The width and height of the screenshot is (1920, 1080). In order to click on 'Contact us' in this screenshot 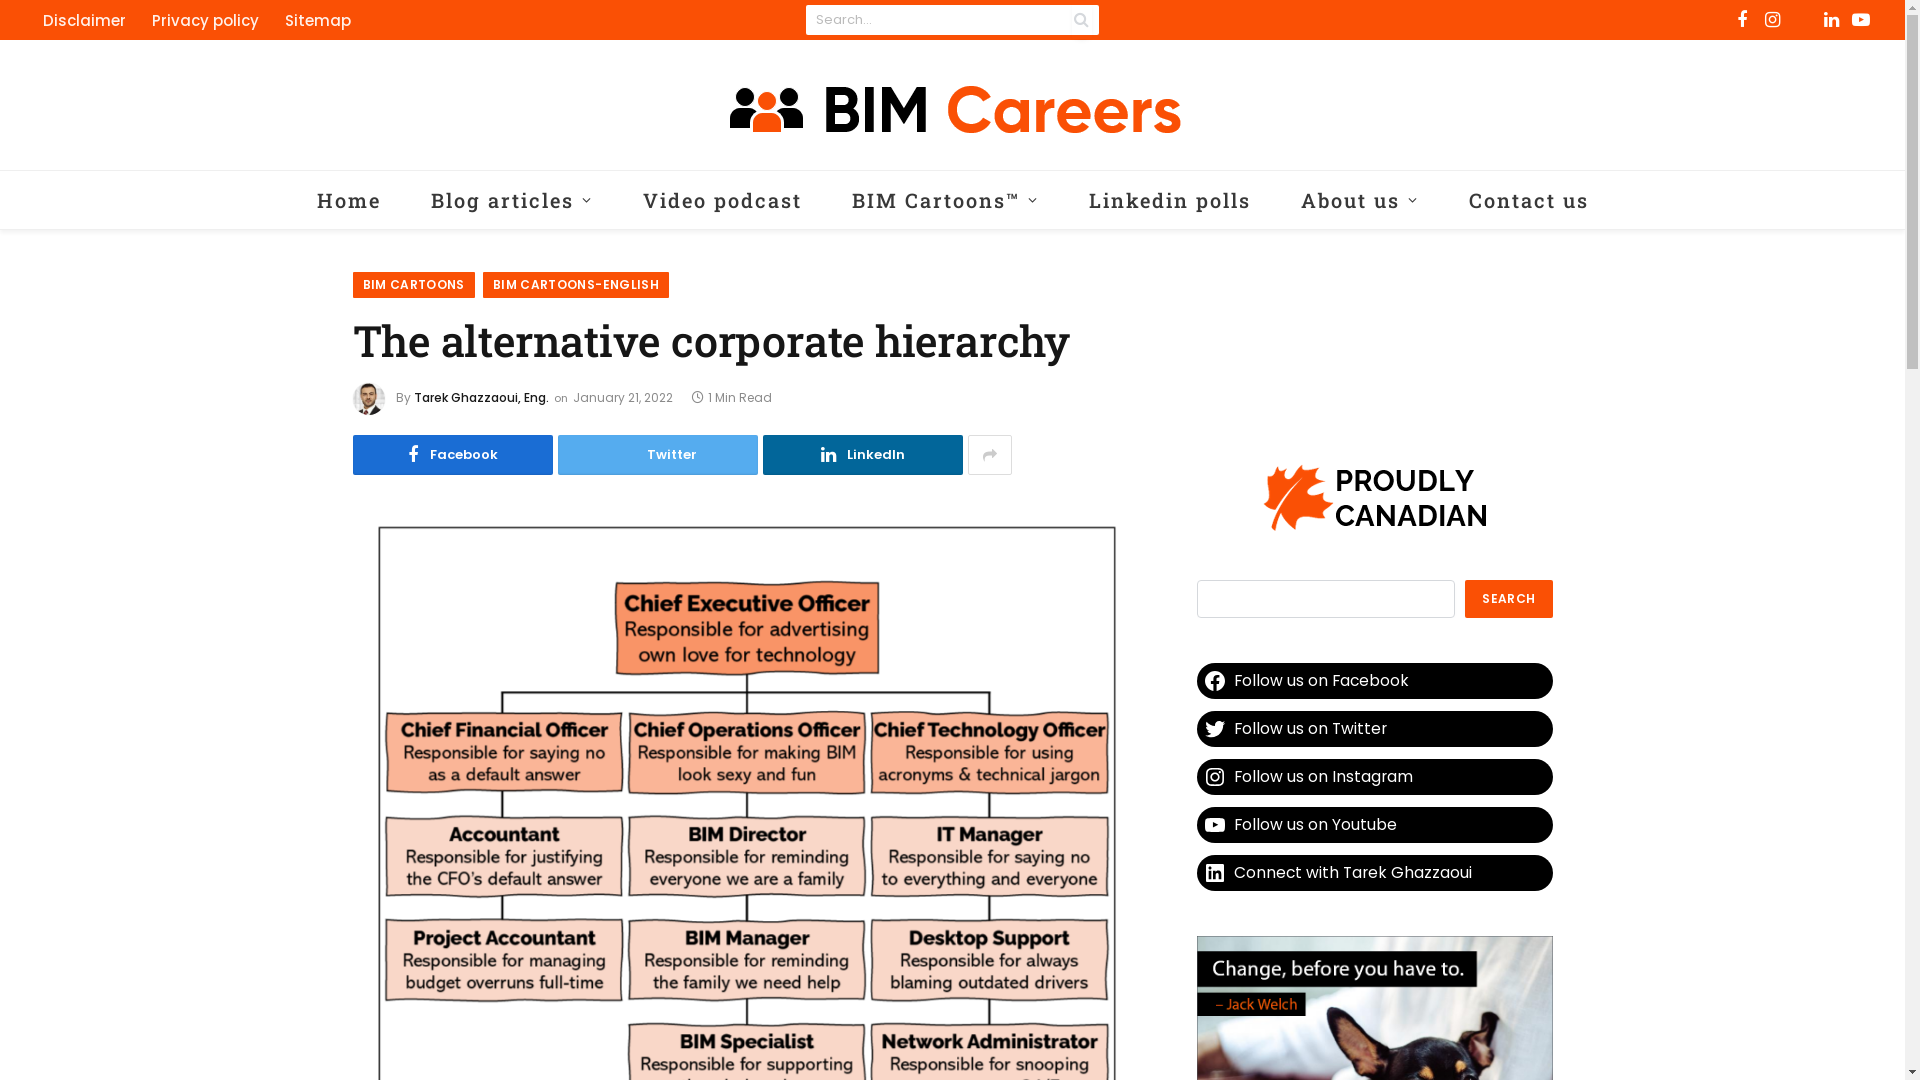, I will do `click(1528, 200)`.